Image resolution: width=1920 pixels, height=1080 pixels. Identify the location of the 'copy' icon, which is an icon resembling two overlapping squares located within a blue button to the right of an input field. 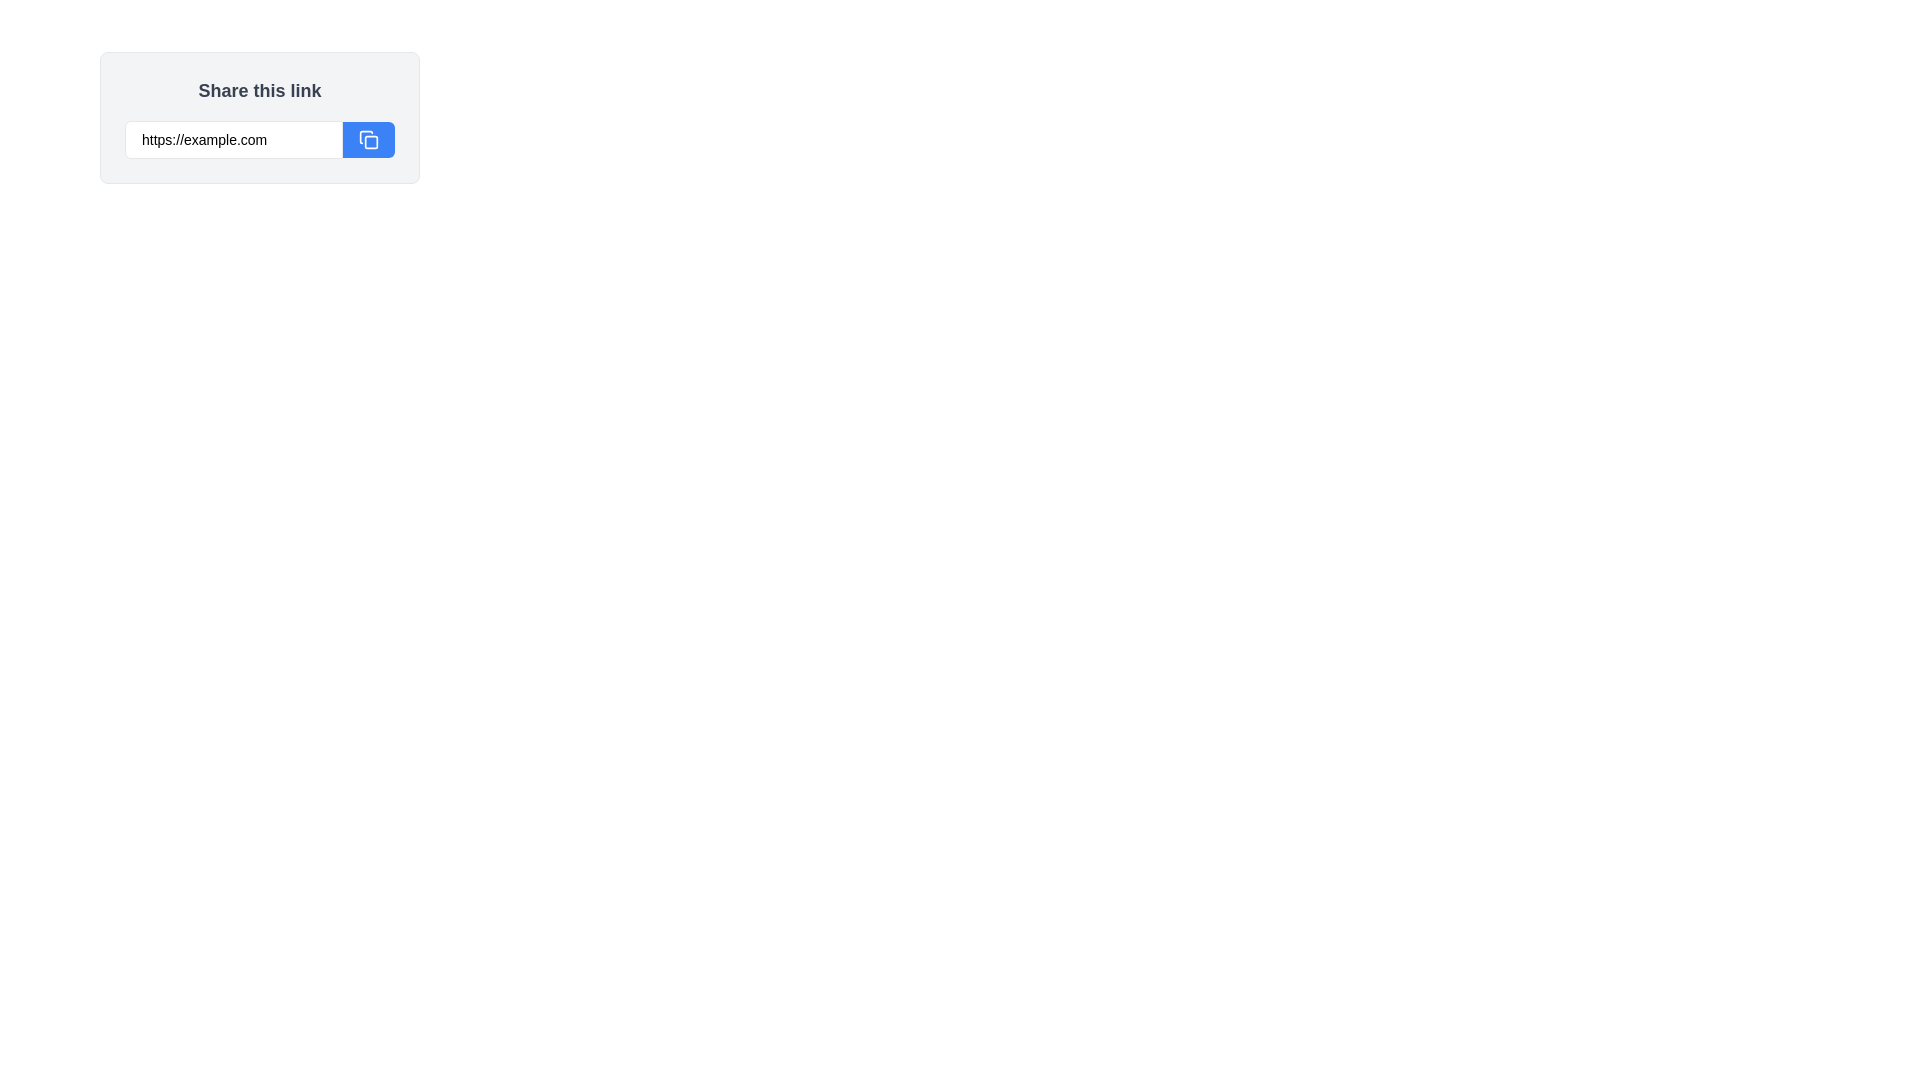
(369, 138).